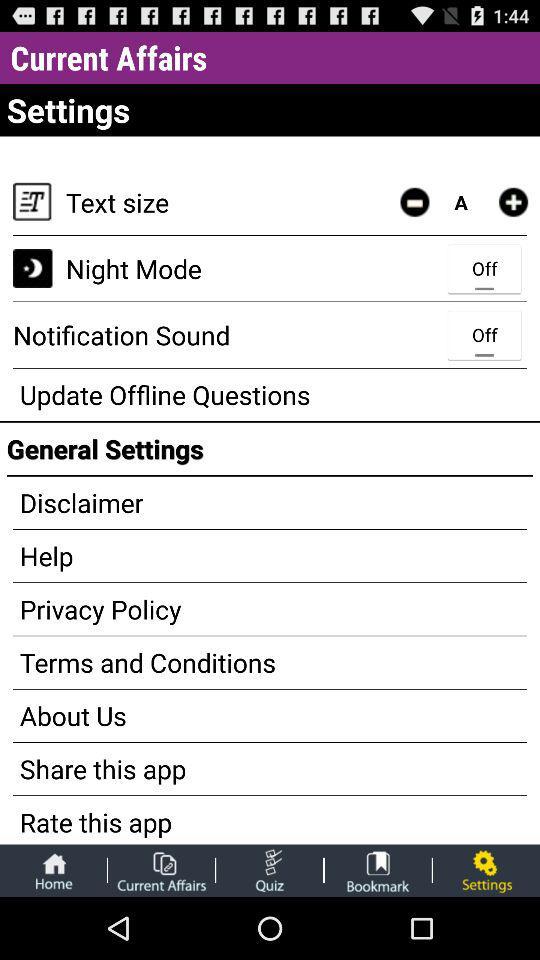 The image size is (540, 960). Describe the element at coordinates (270, 662) in the screenshot. I see `terms and conditions app` at that location.